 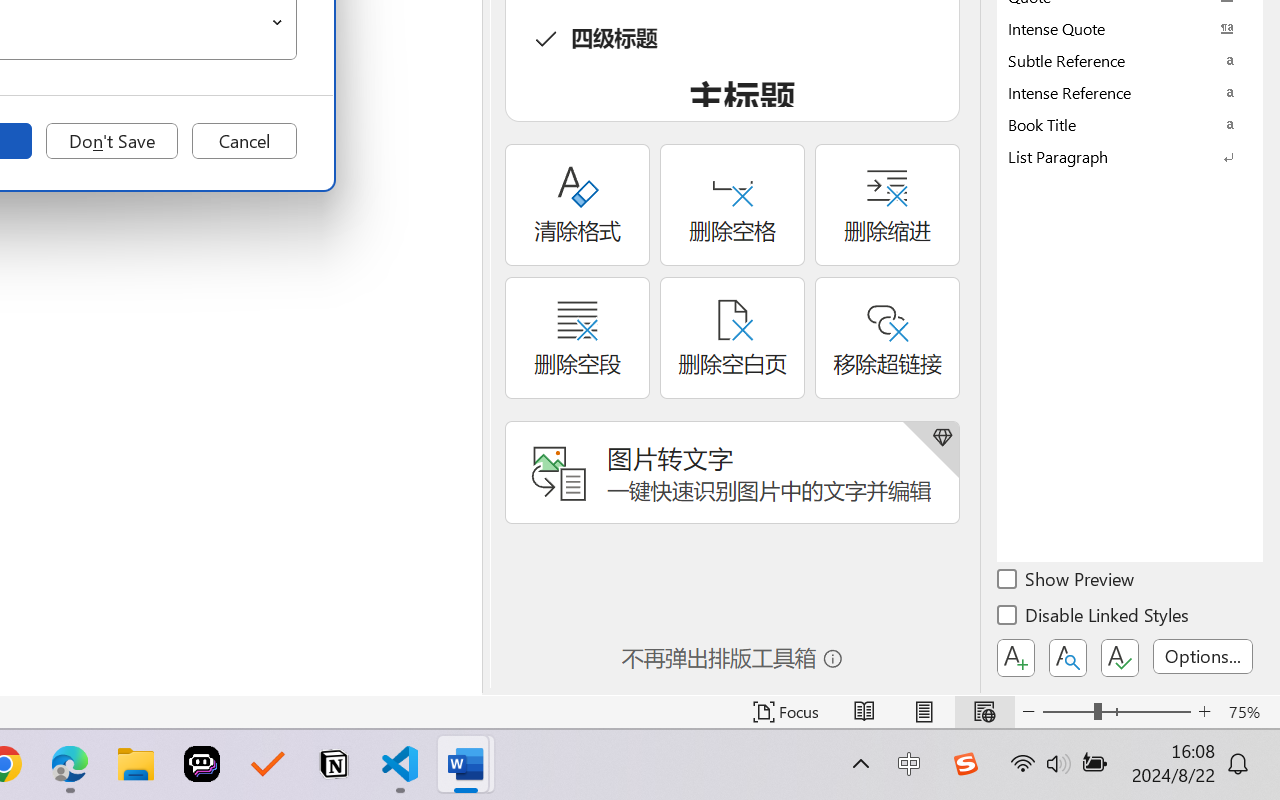 What do you see at coordinates (1130, 28) in the screenshot?
I see `'Intense Quote'` at bounding box center [1130, 28].